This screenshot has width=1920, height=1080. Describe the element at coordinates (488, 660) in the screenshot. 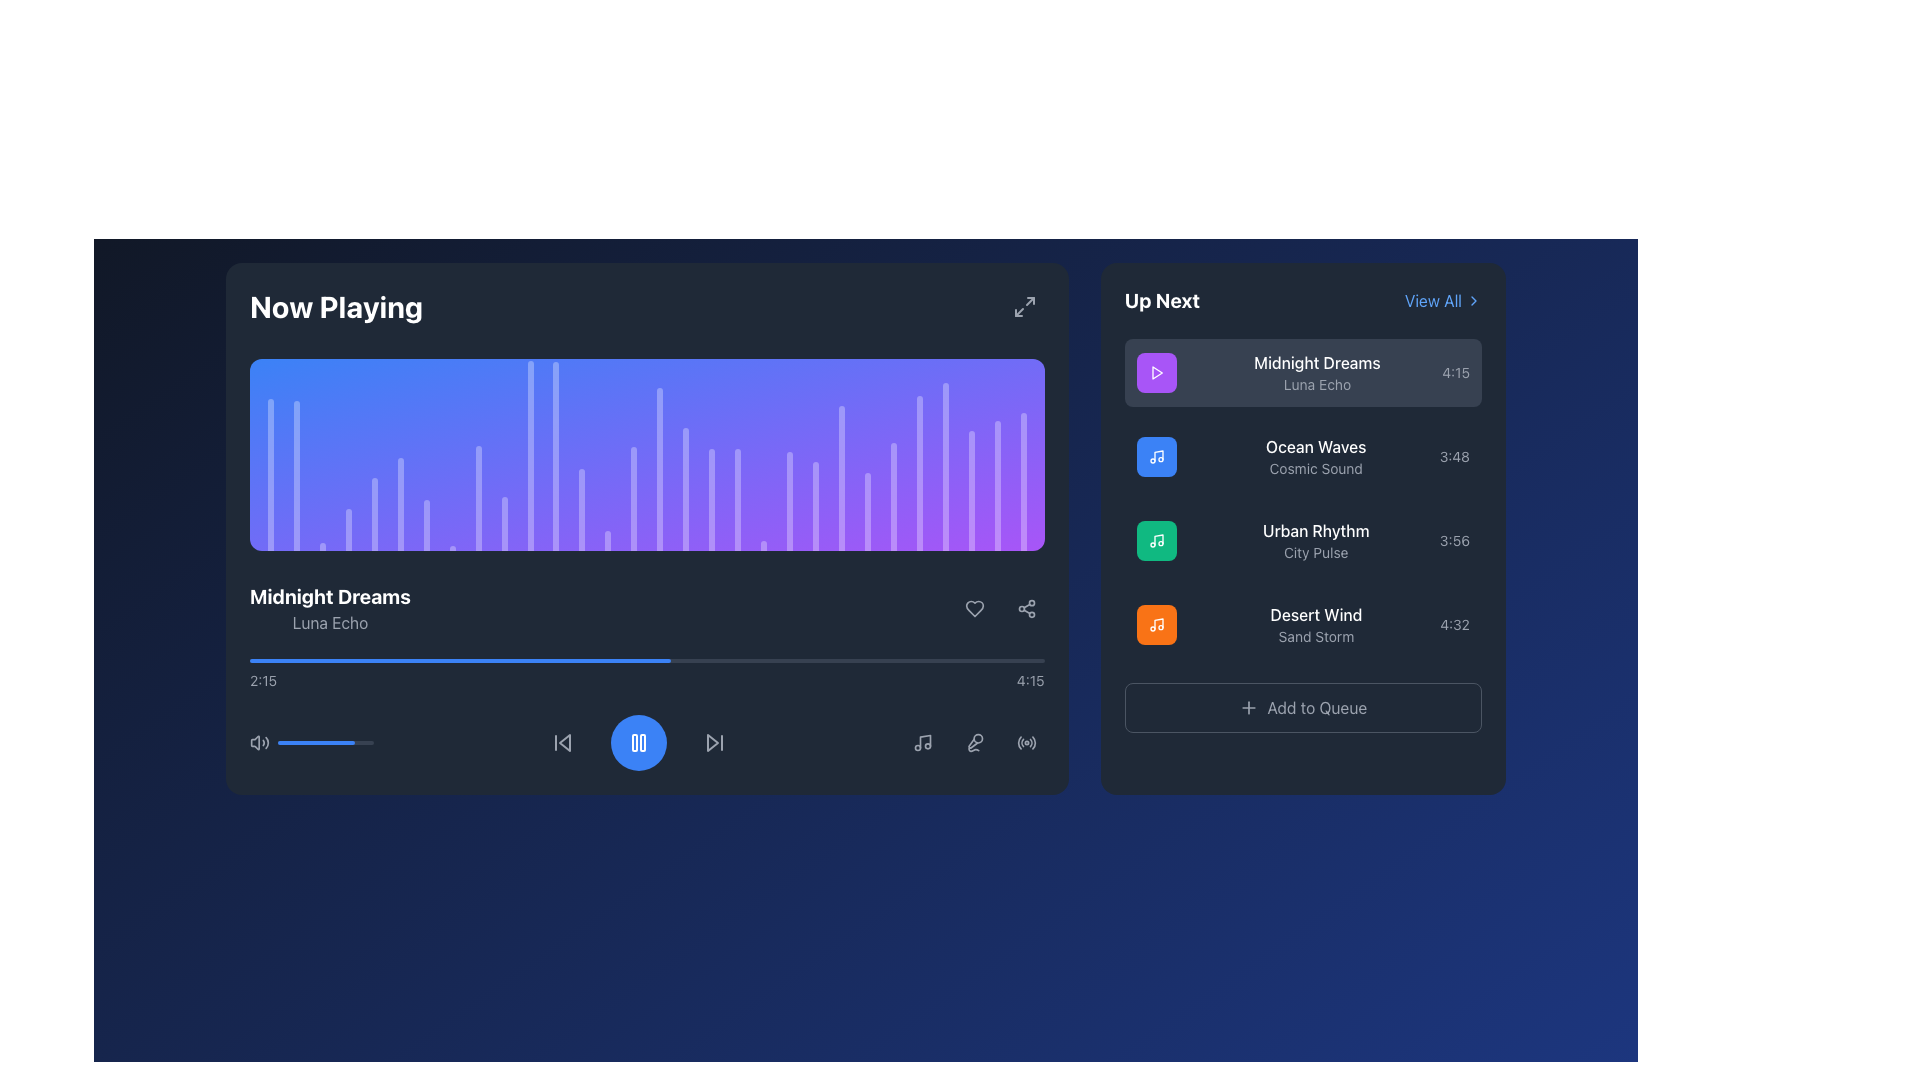

I see `the progress bar` at that location.